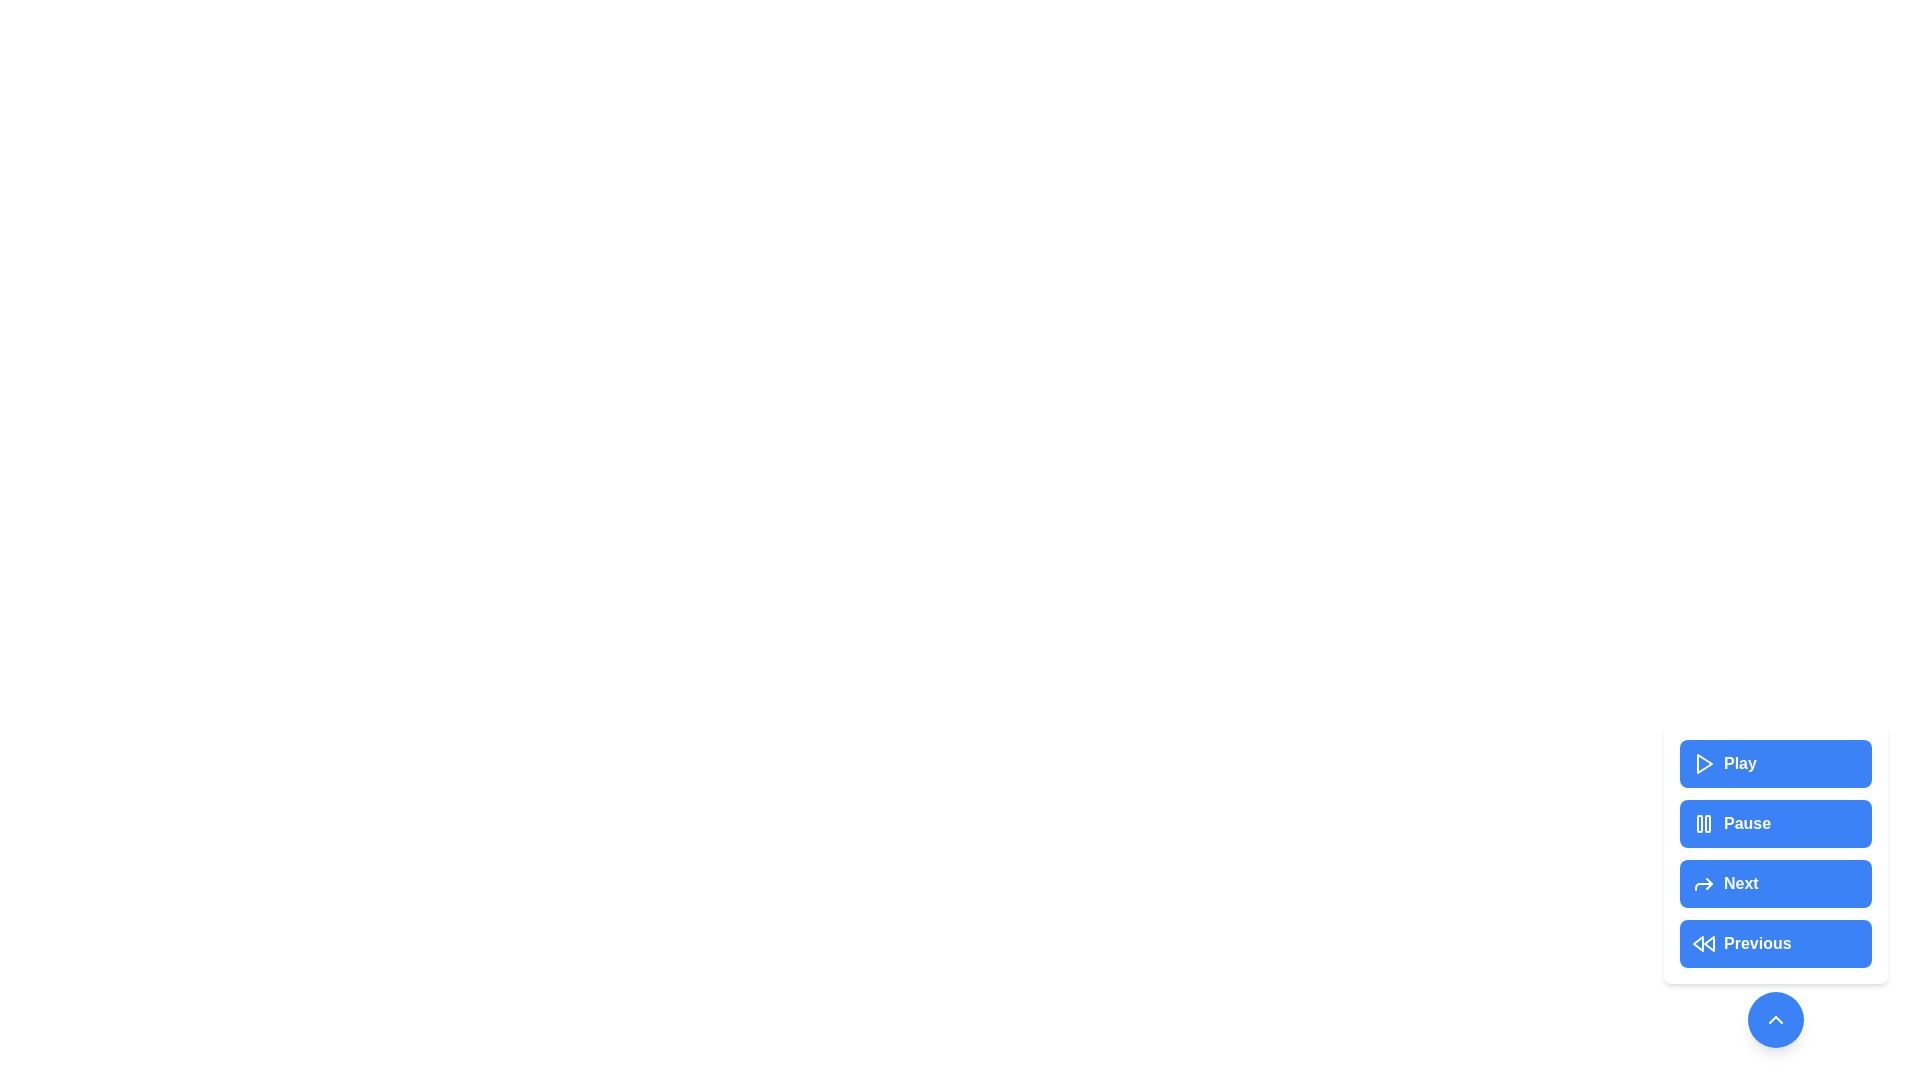  I want to click on the Pause button to perform the corresponding media control action, so click(1776, 824).